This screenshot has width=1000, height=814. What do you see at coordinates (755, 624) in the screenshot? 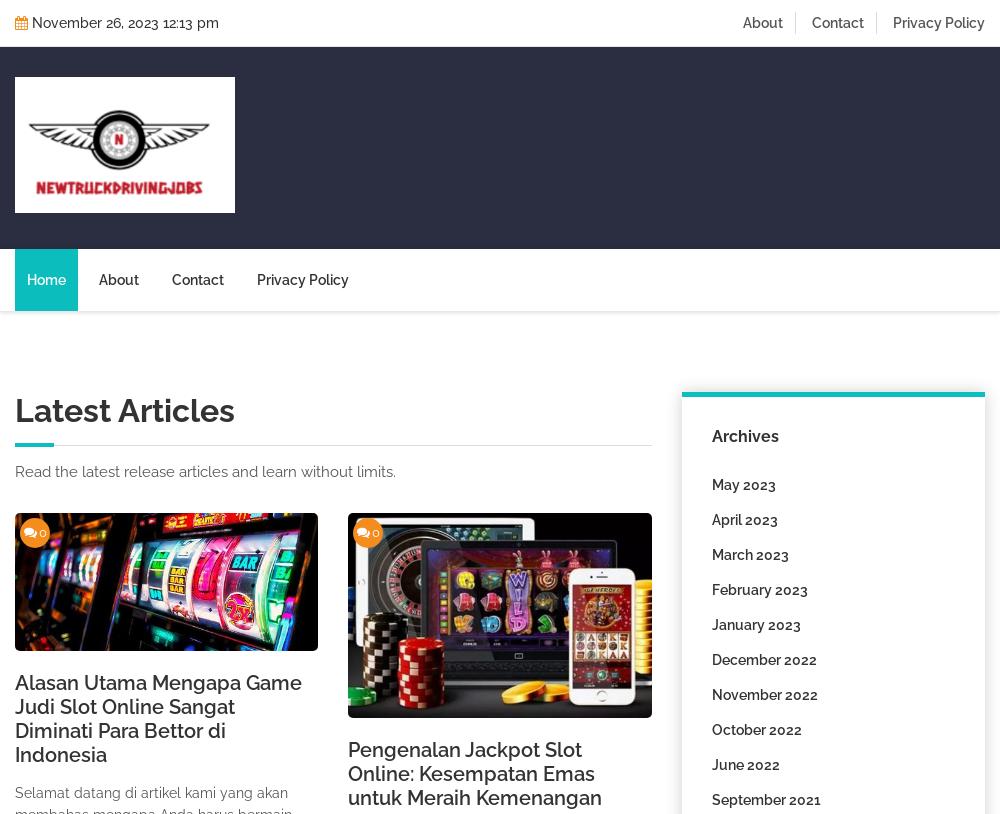
I see `'January 2023'` at bounding box center [755, 624].